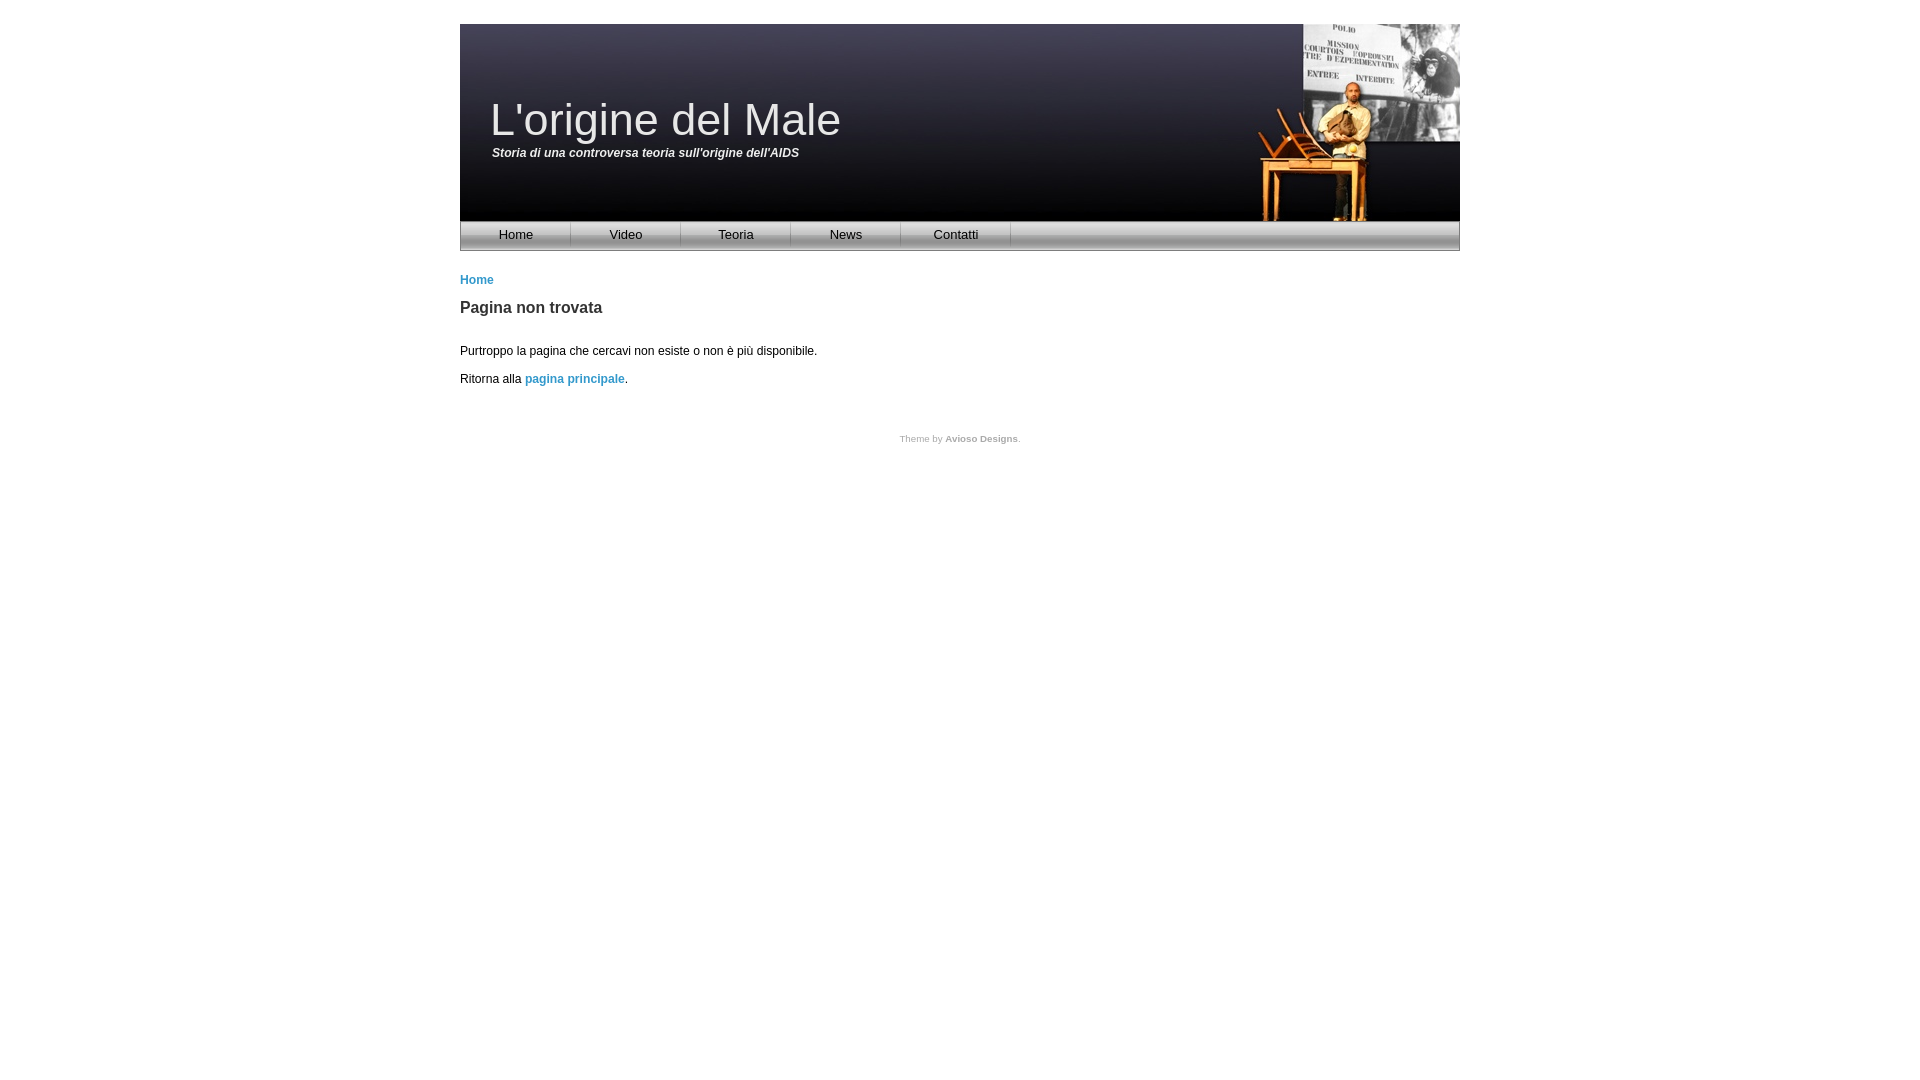 This screenshot has height=1080, width=1920. What do you see at coordinates (574, 378) in the screenshot?
I see `'pagina principale'` at bounding box center [574, 378].